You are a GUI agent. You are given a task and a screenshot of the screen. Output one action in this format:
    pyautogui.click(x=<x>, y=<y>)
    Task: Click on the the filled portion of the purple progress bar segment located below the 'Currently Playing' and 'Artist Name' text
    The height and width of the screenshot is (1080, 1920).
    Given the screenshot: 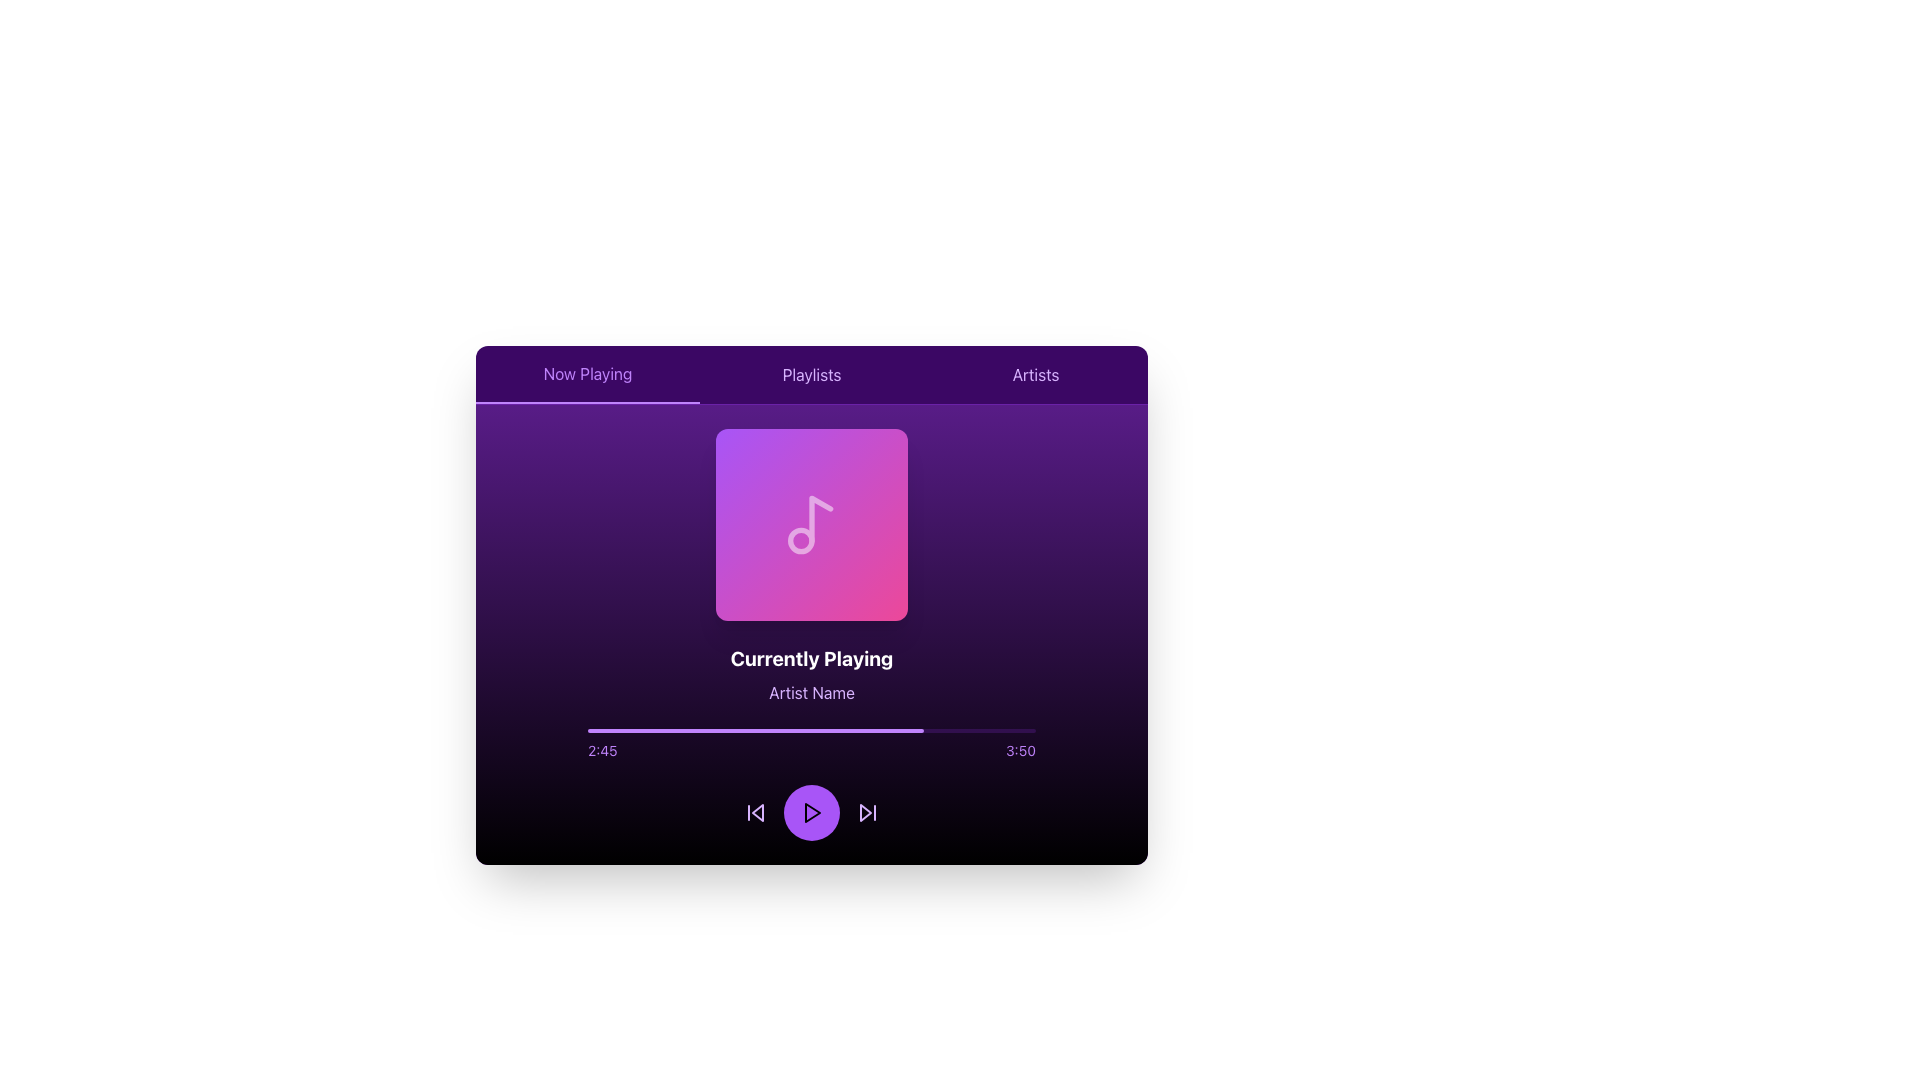 What is the action you would take?
    pyautogui.click(x=754, y=731)
    